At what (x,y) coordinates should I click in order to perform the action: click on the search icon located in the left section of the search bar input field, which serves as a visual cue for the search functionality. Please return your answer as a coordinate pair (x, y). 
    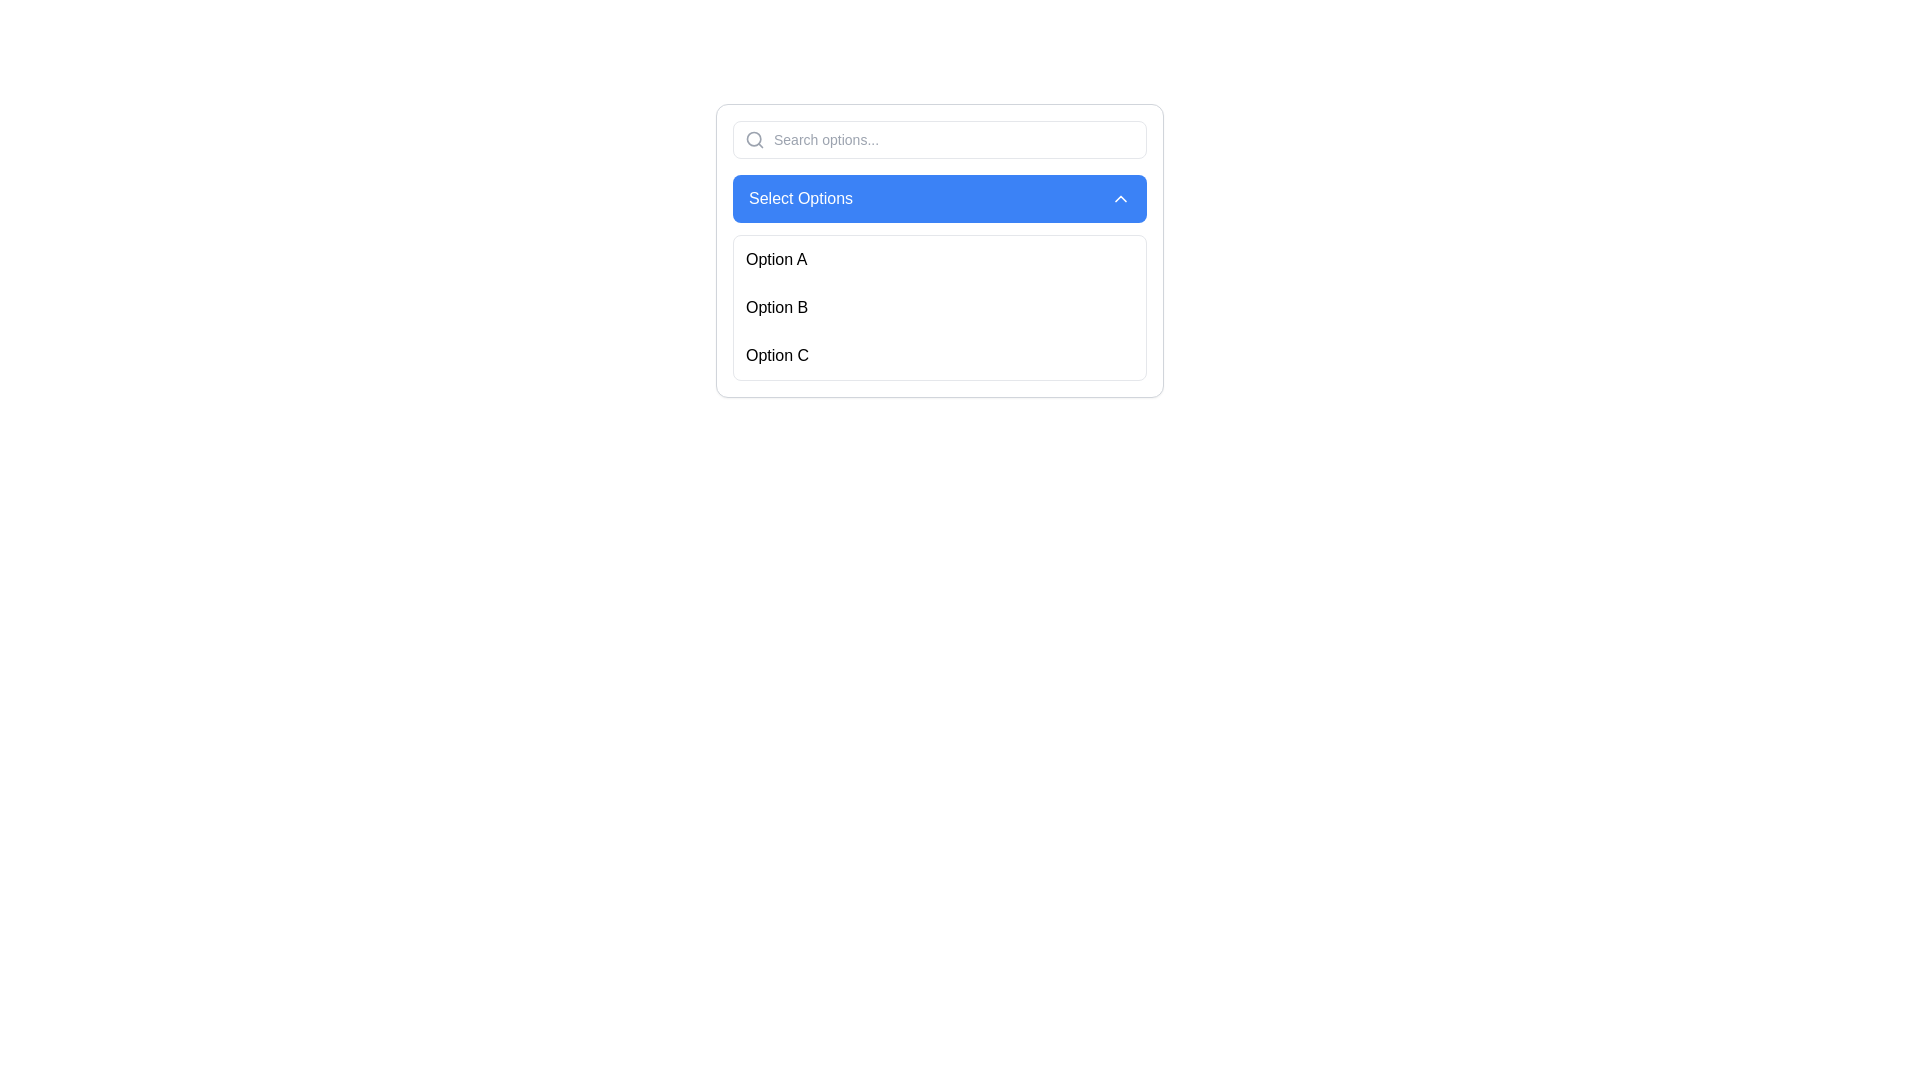
    Looking at the image, I should click on (753, 138).